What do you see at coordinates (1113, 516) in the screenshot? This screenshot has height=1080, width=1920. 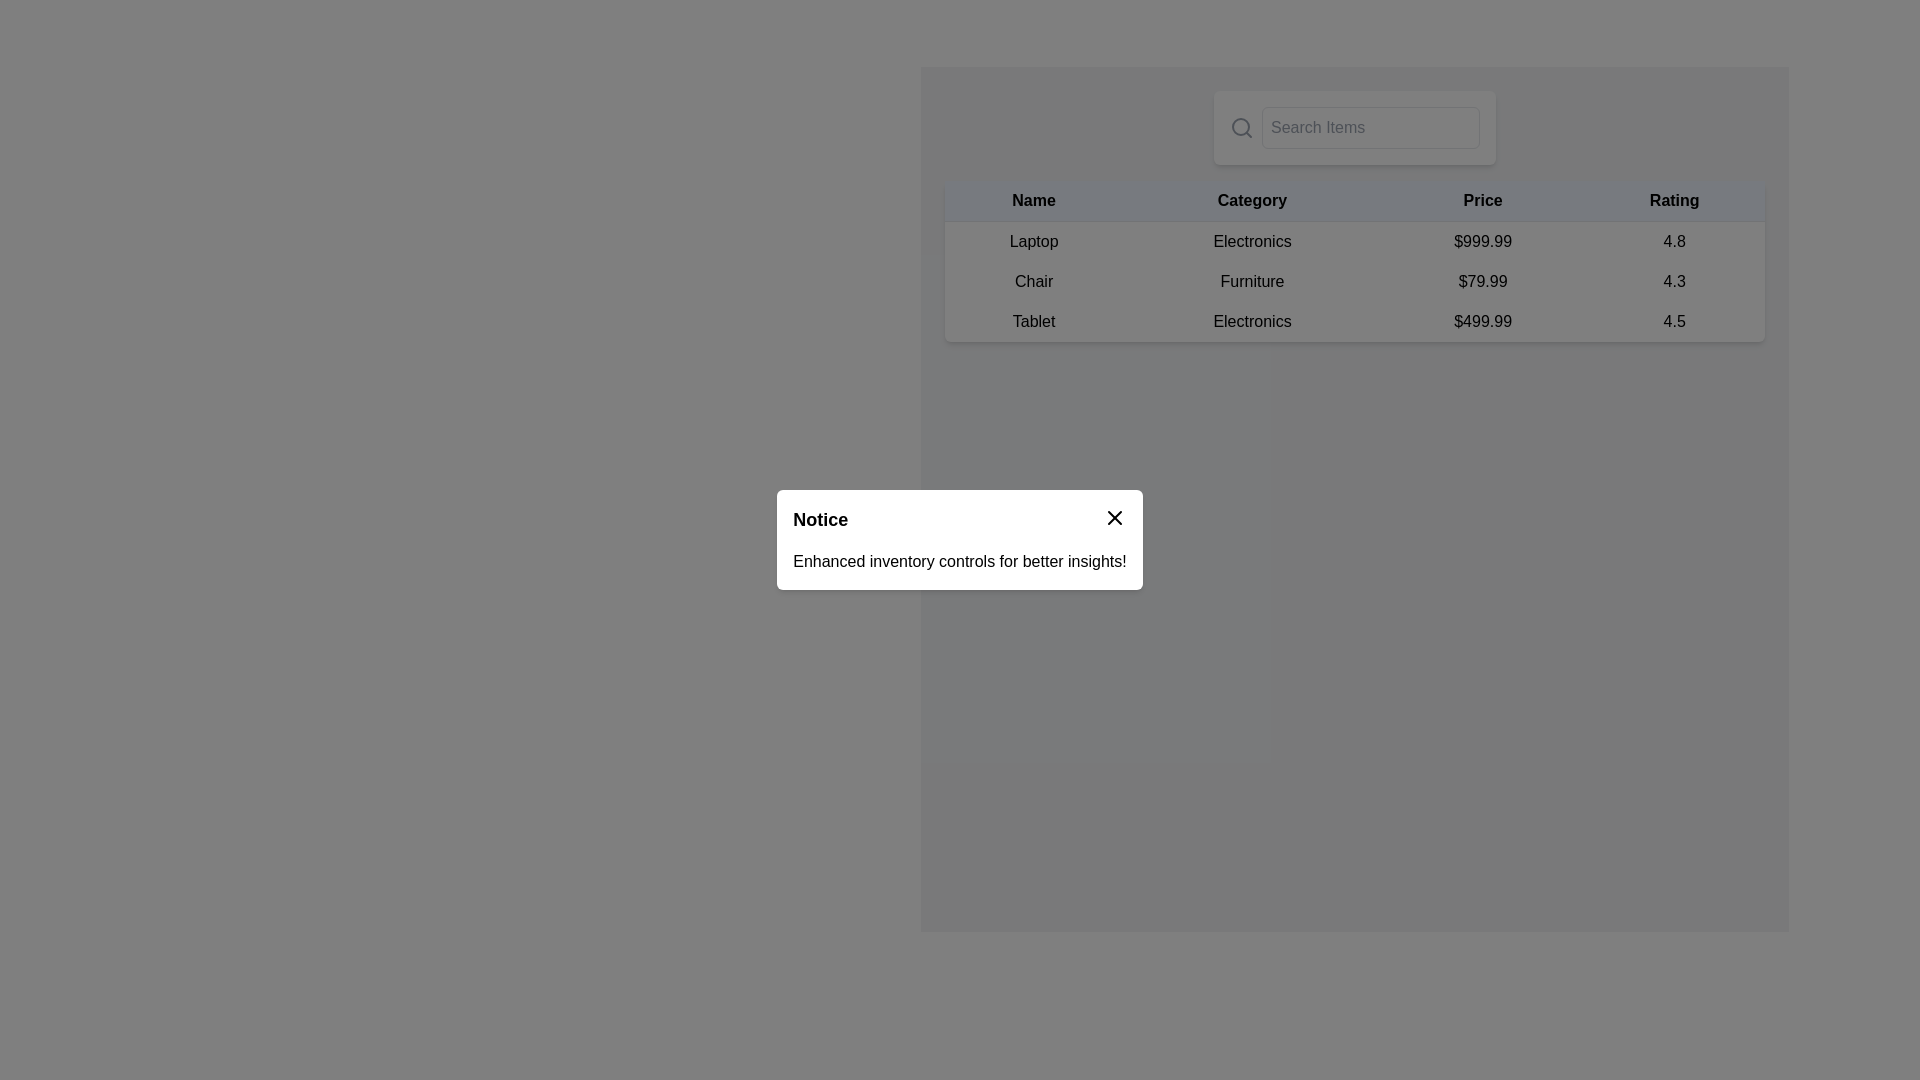 I see `the Close Icon located at the top-right corner of the 'Notice' modal` at bounding box center [1113, 516].